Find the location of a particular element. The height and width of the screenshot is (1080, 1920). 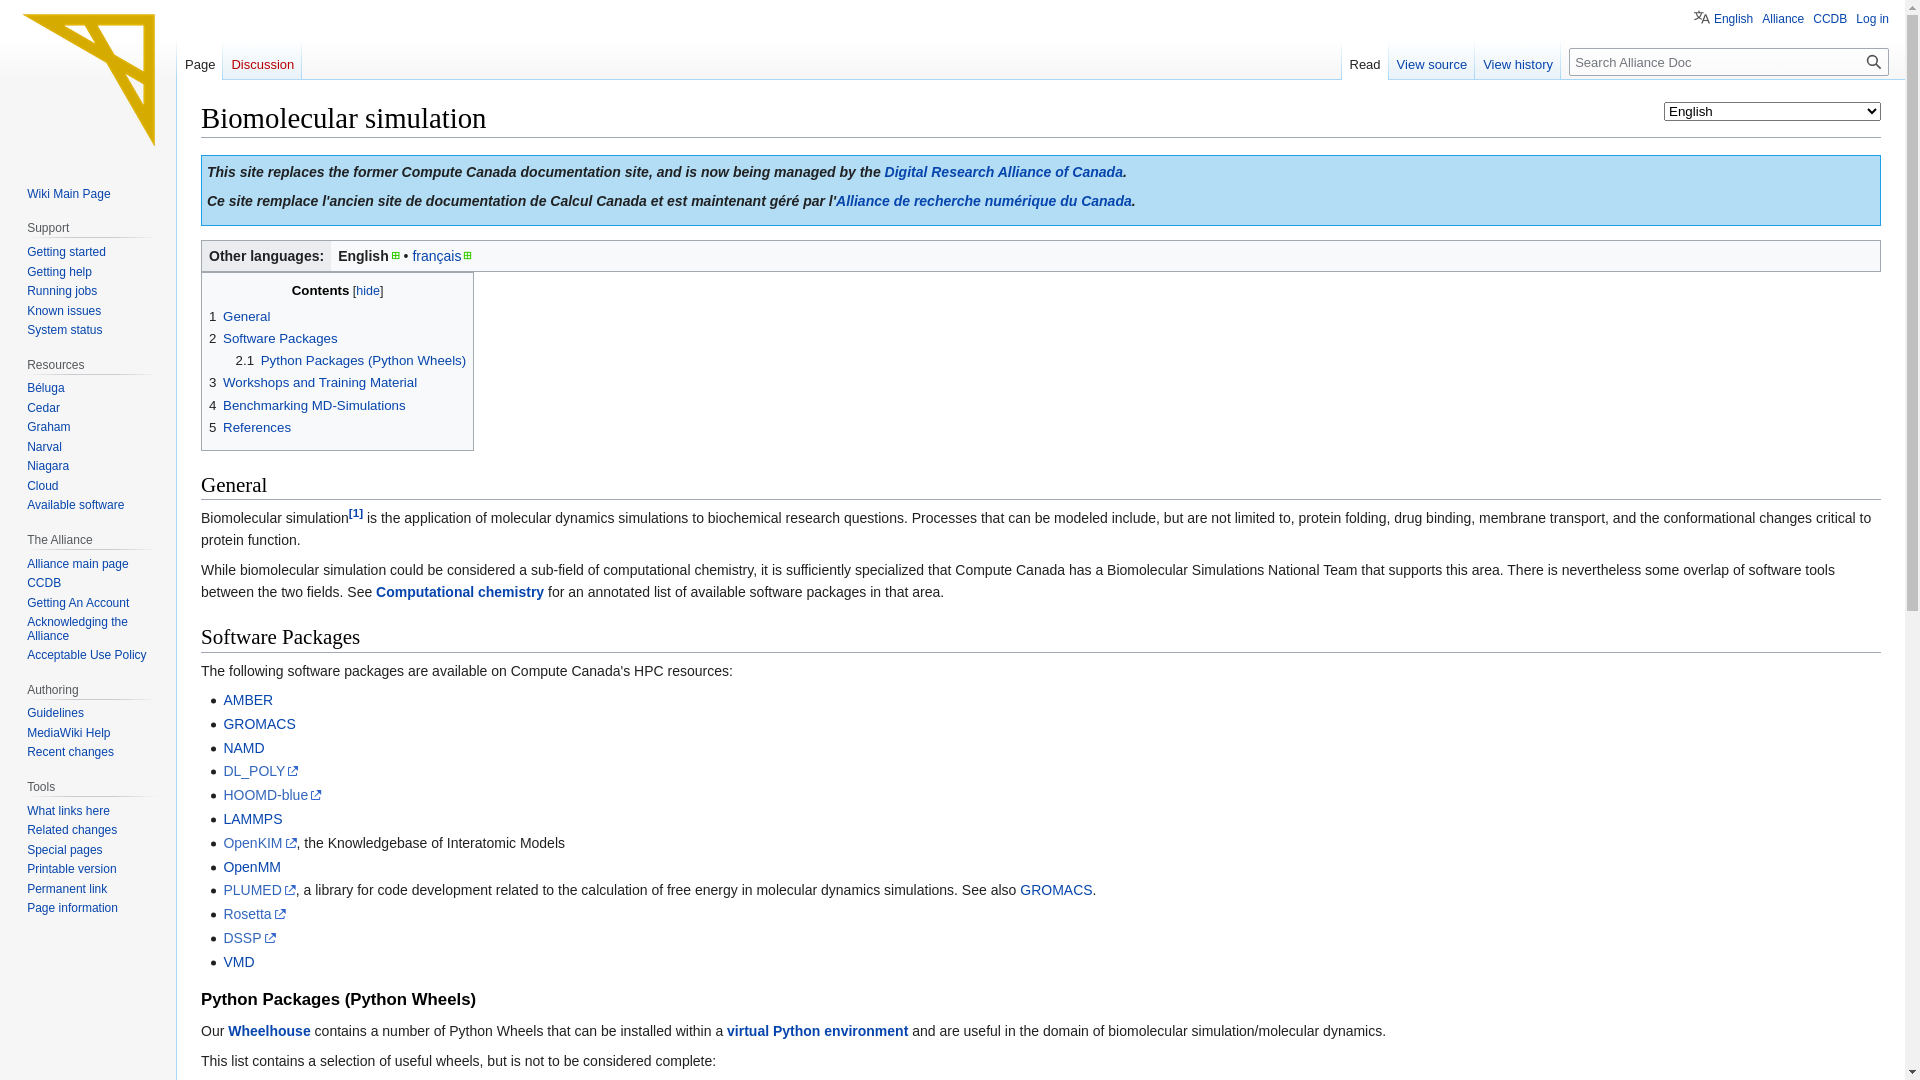

'Search' is located at coordinates (1872, 60).